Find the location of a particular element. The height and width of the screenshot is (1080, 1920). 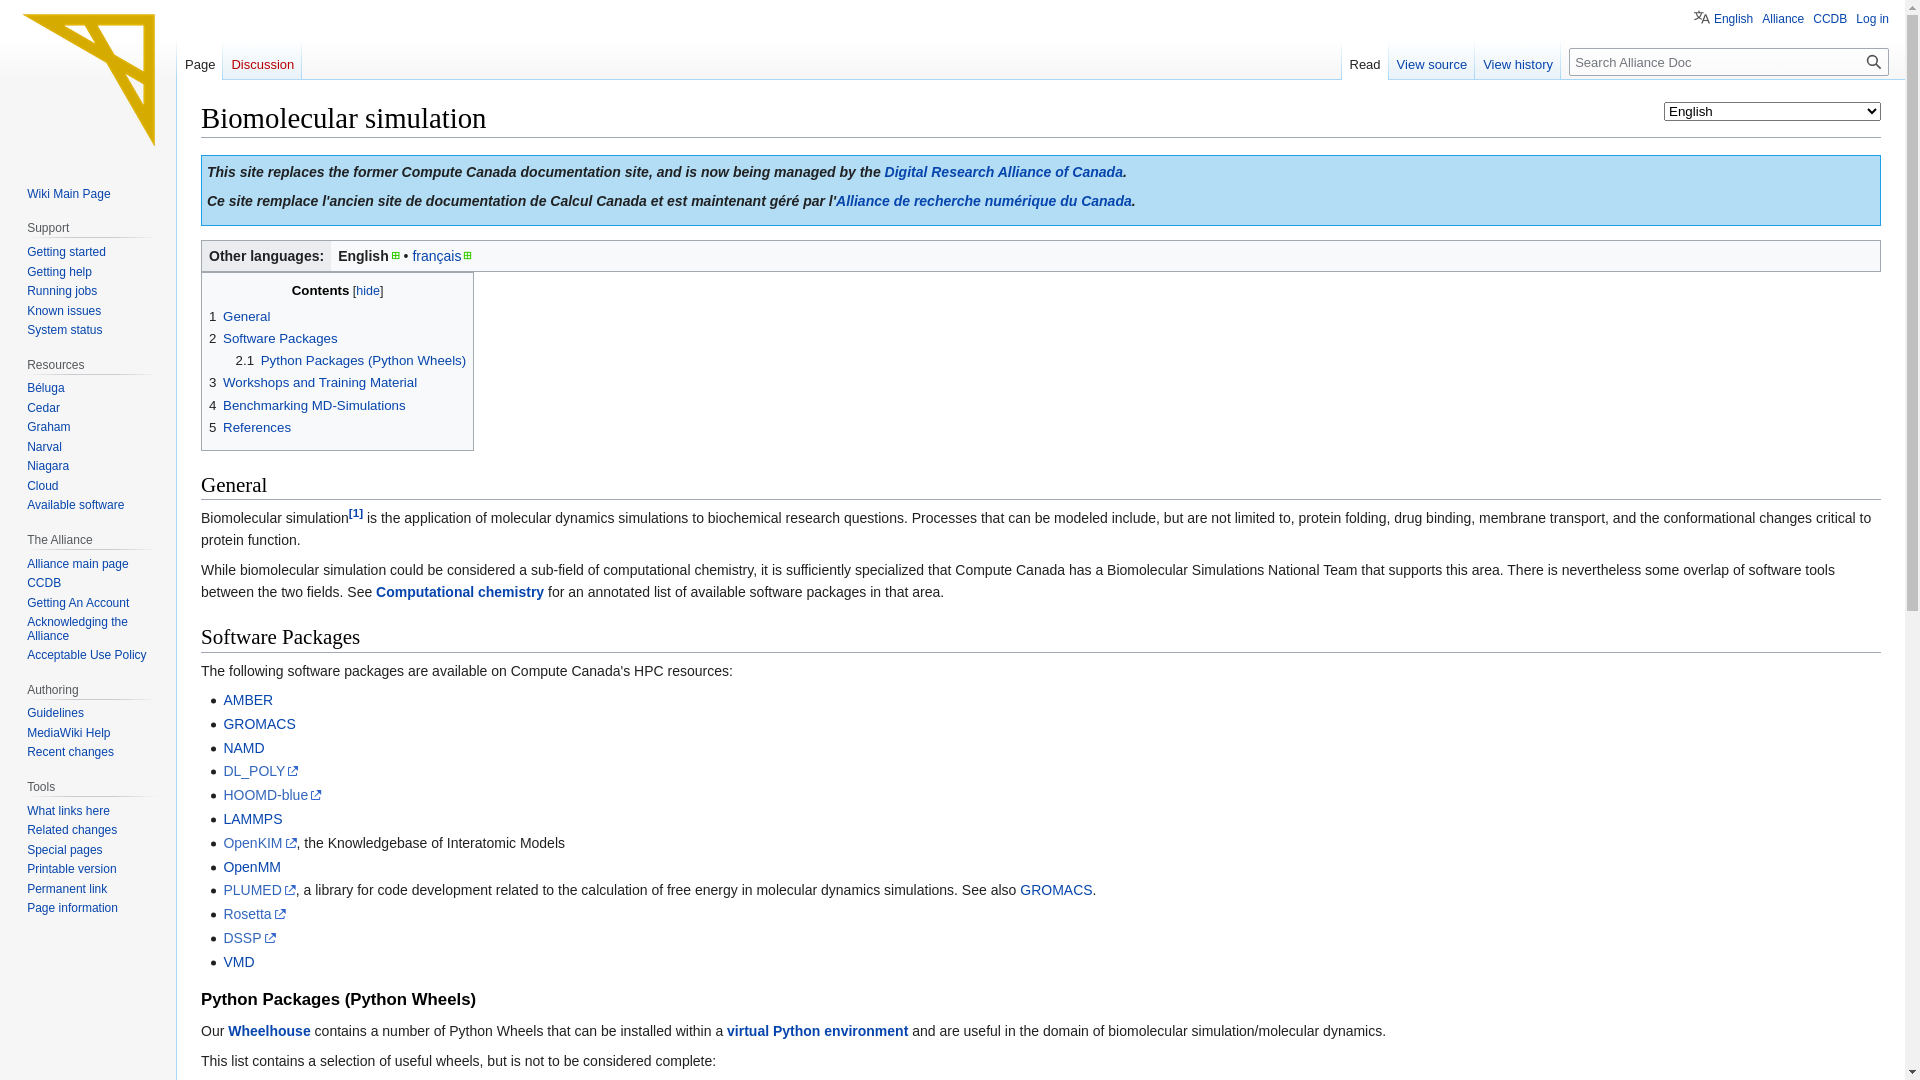

'Search' is located at coordinates (1872, 60).